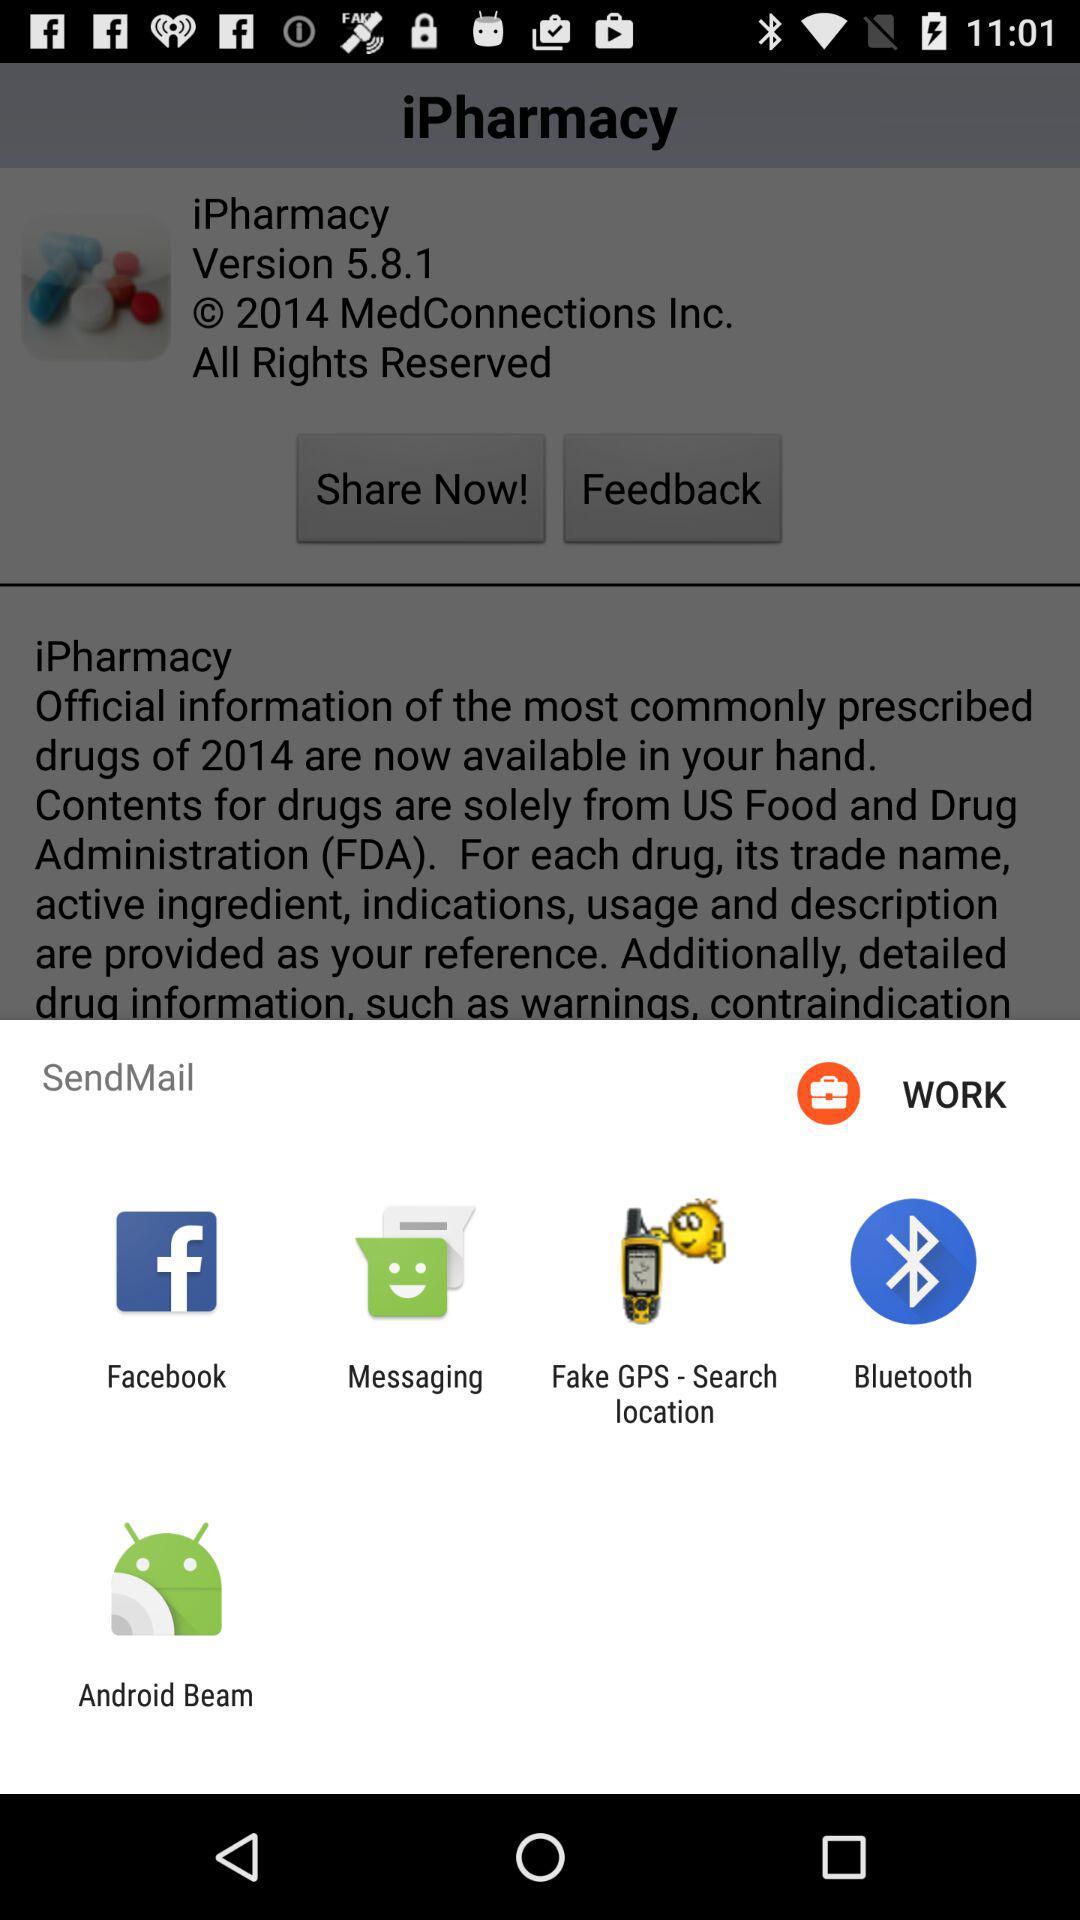 The width and height of the screenshot is (1080, 1920). I want to click on facebook, so click(165, 1392).